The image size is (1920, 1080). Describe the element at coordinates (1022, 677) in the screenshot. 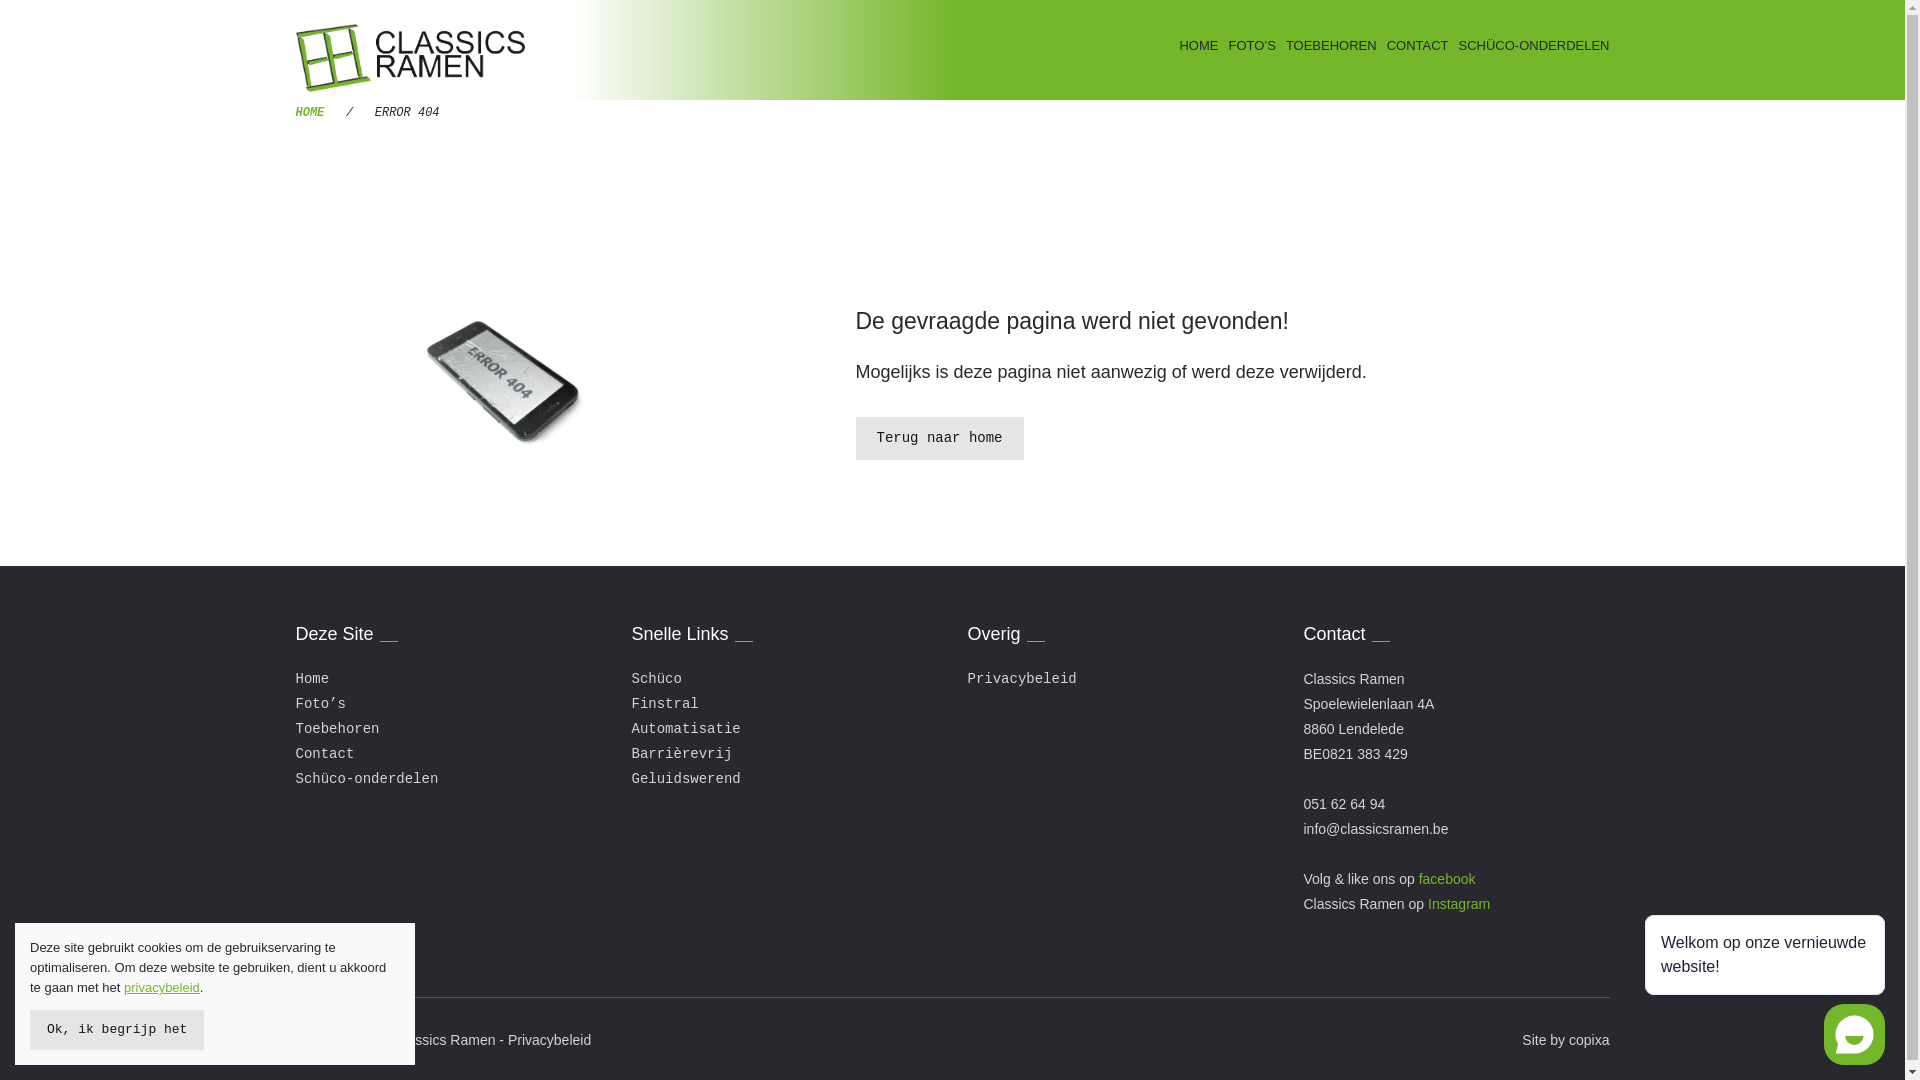

I see `'Privacybeleid'` at that location.